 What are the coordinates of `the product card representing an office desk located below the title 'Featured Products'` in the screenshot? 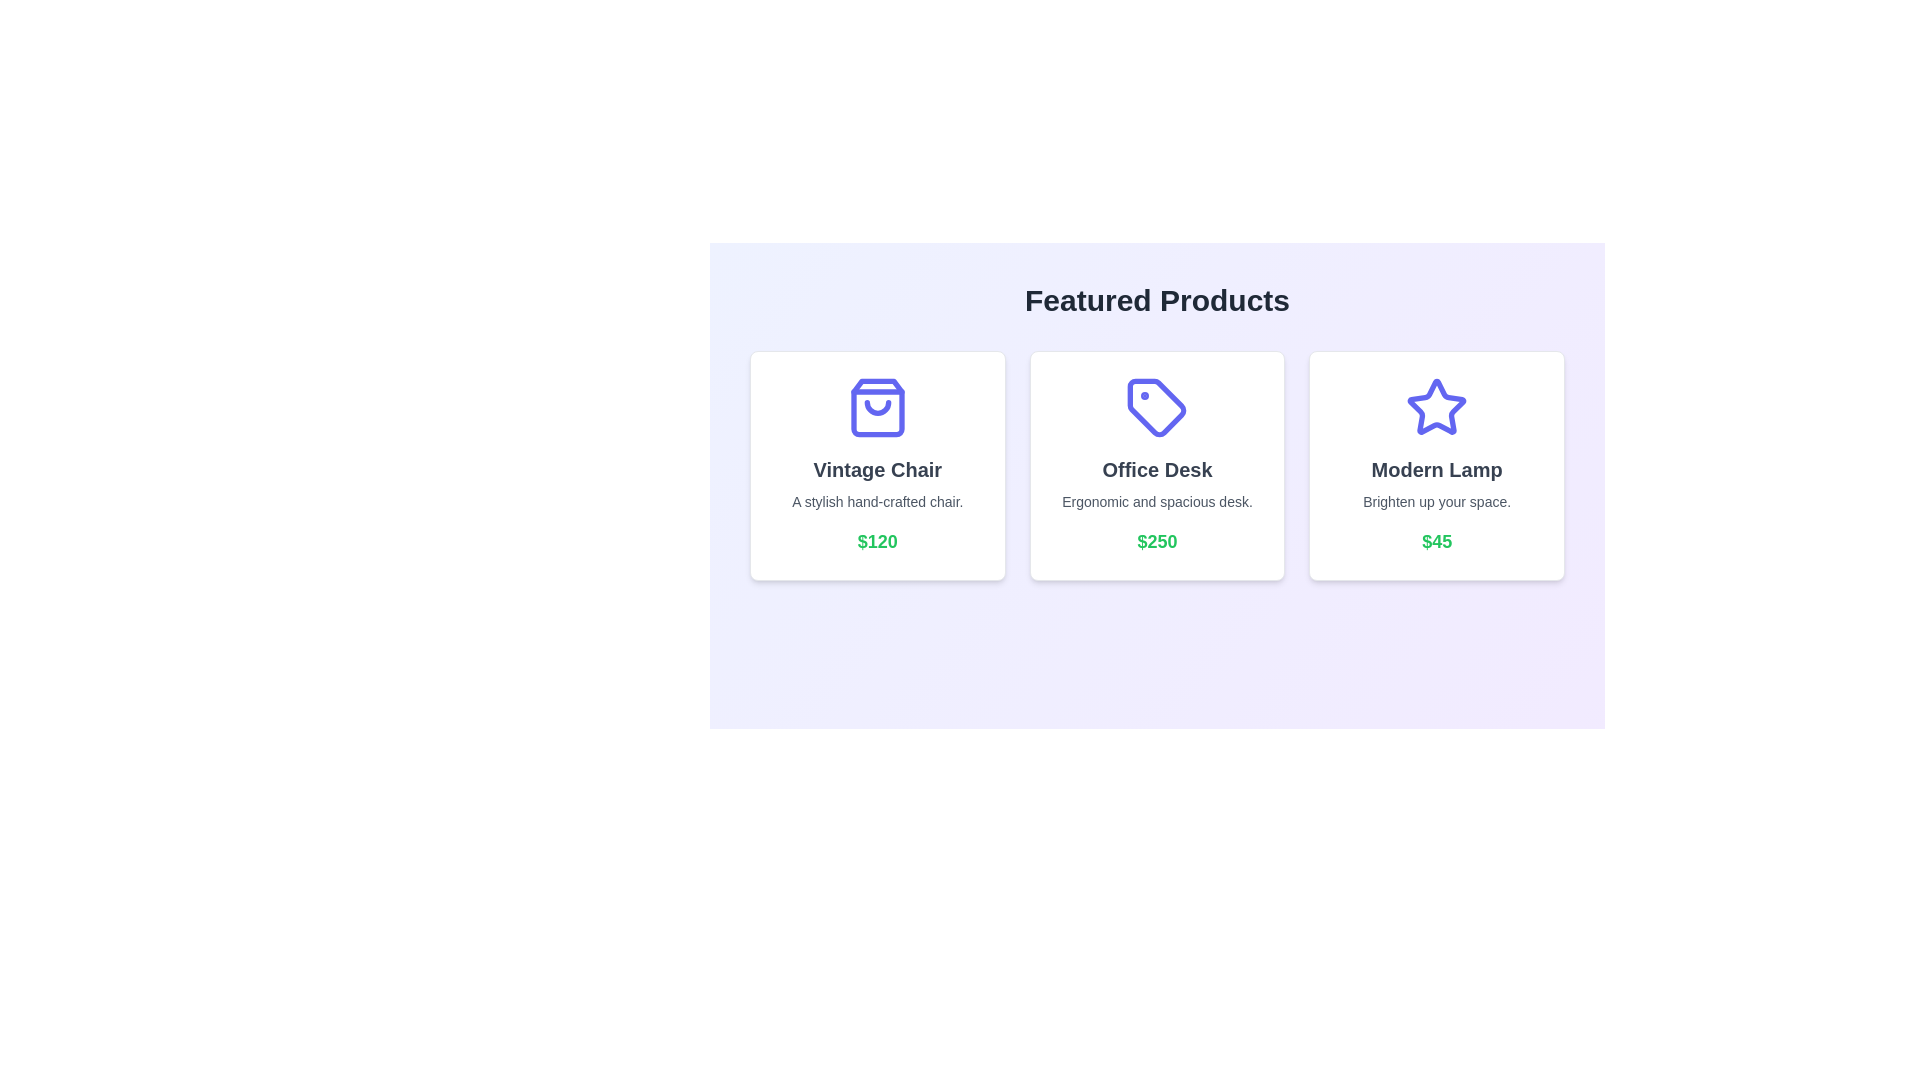 It's located at (1157, 474).